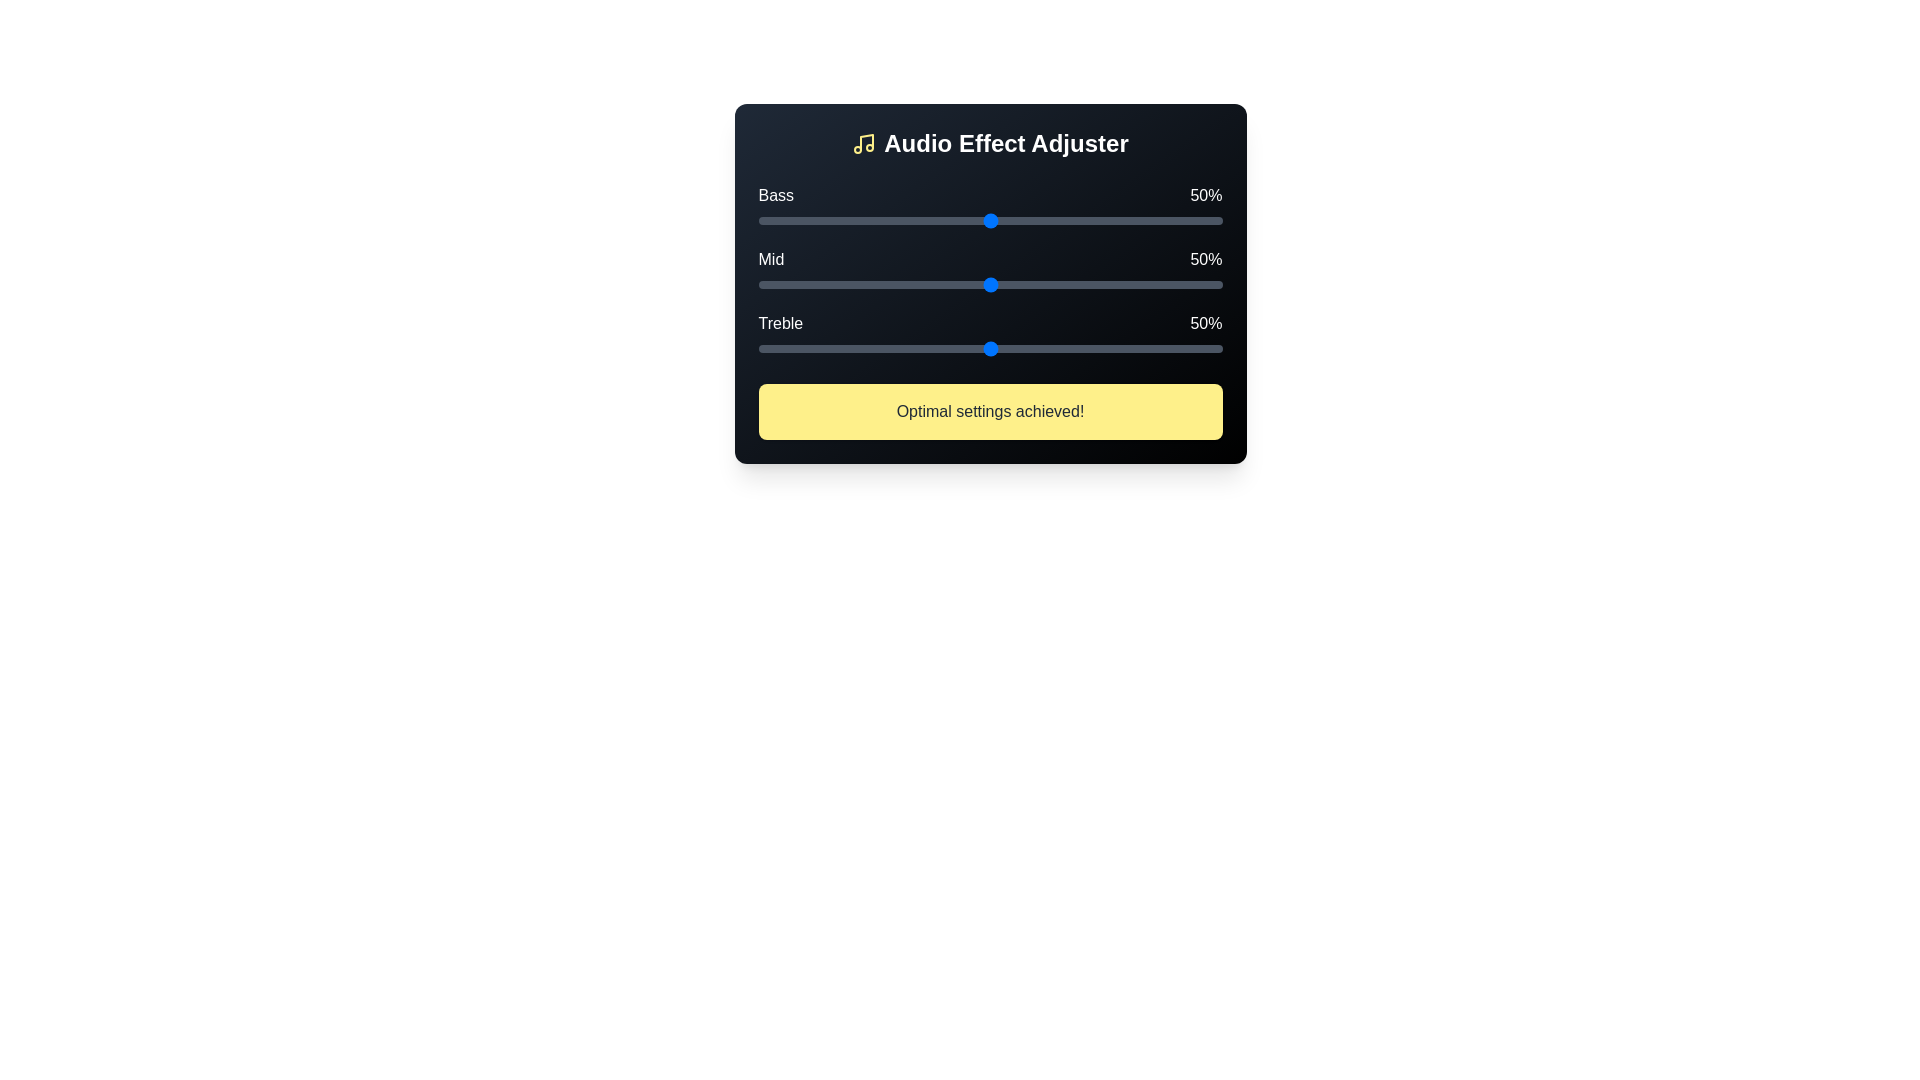 This screenshot has width=1920, height=1080. What do you see at coordinates (1171, 220) in the screenshot?
I see `the Bass slider to 89% by clicking on the slider track` at bounding box center [1171, 220].